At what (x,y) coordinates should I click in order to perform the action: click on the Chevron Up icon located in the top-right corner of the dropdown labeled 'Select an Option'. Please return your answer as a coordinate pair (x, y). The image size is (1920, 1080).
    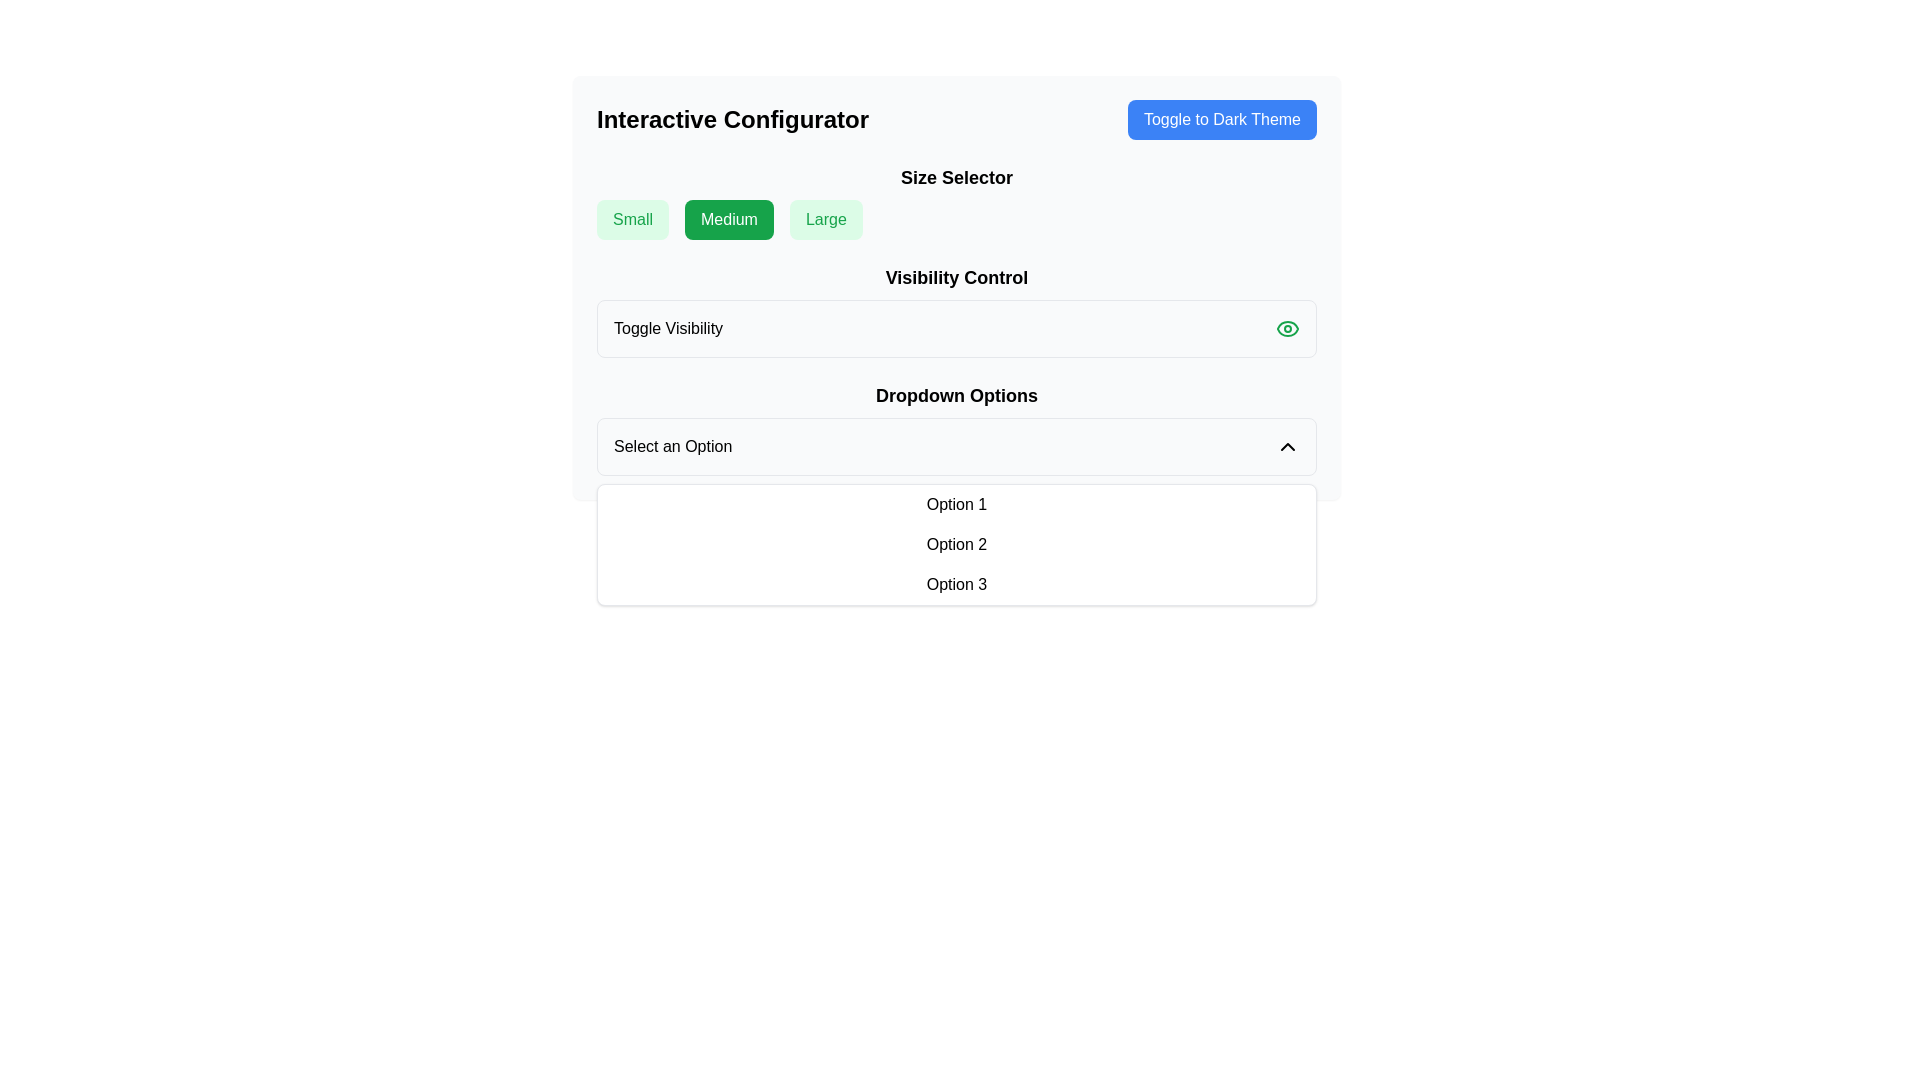
    Looking at the image, I should click on (1287, 446).